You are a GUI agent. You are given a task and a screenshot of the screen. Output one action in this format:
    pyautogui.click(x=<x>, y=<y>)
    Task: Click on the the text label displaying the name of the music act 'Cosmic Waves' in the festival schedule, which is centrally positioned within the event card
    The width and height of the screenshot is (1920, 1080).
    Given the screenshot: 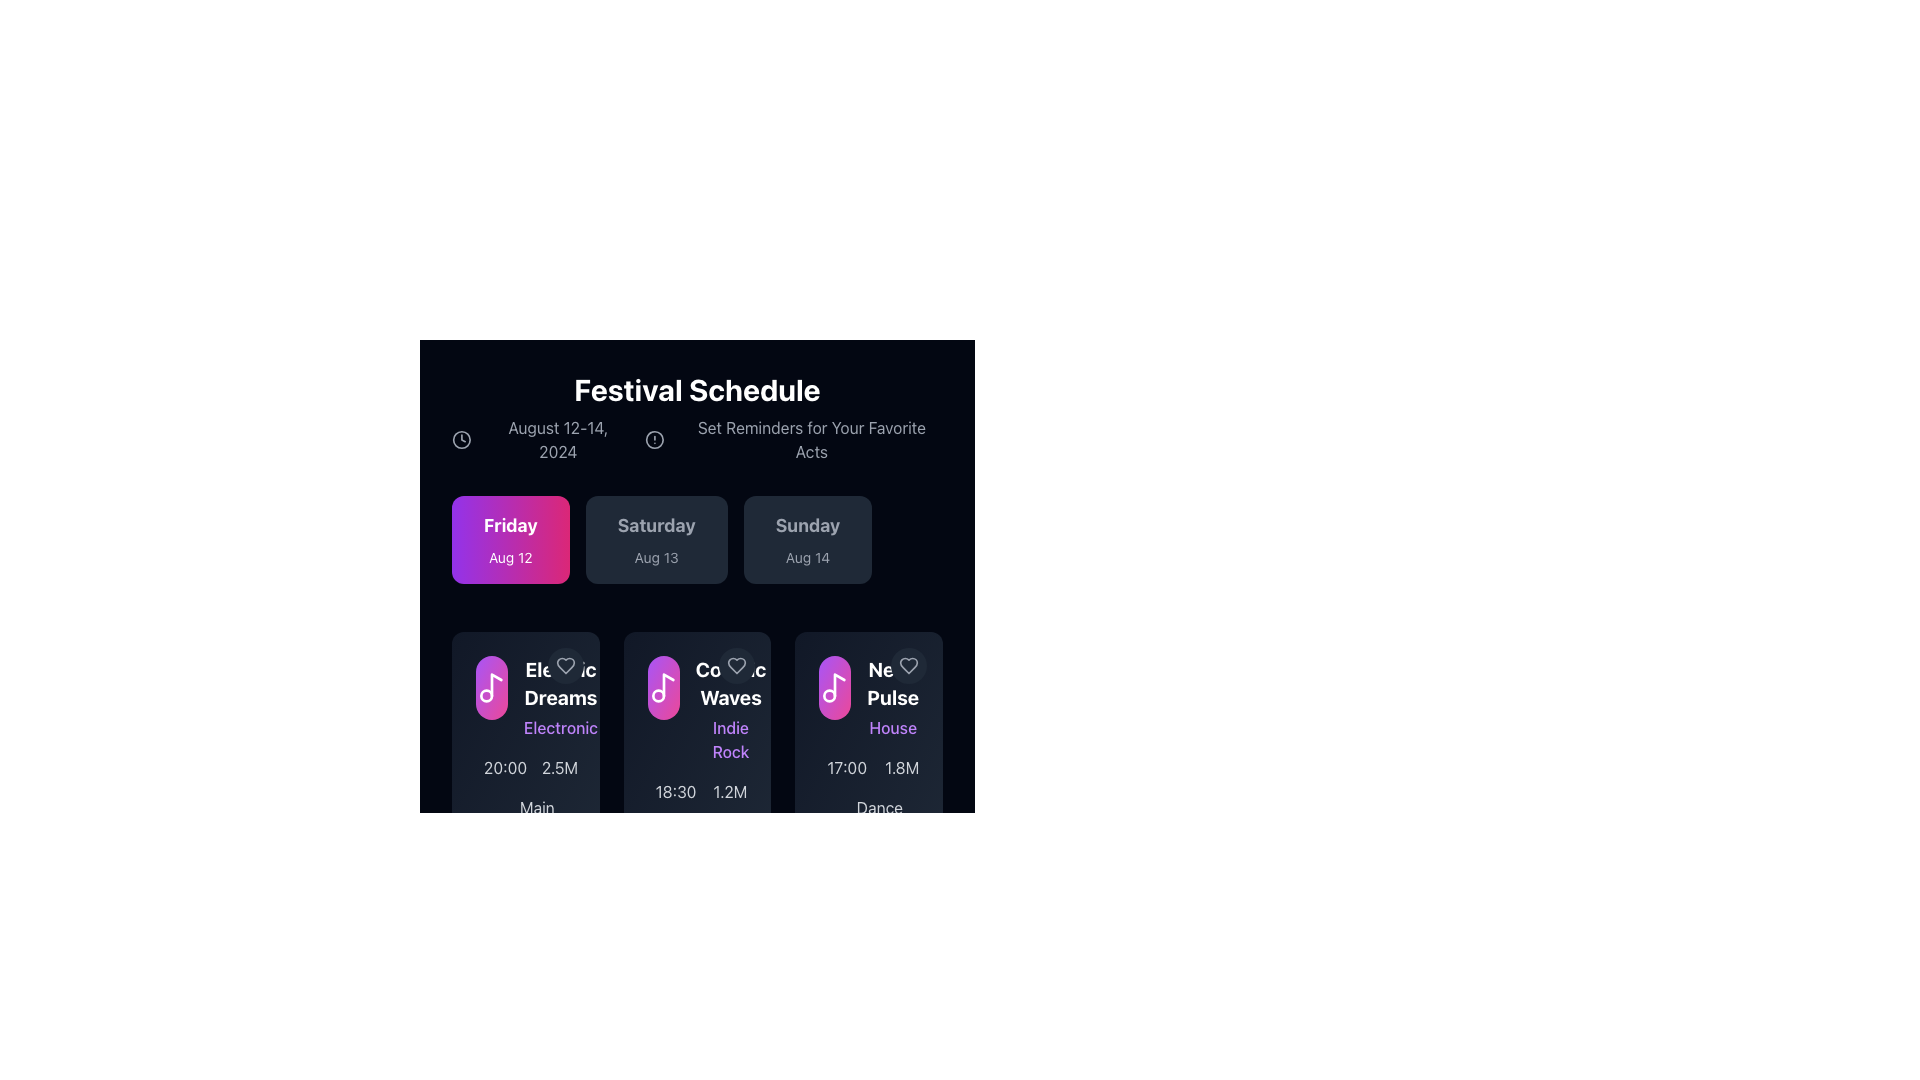 What is the action you would take?
    pyautogui.click(x=729, y=682)
    